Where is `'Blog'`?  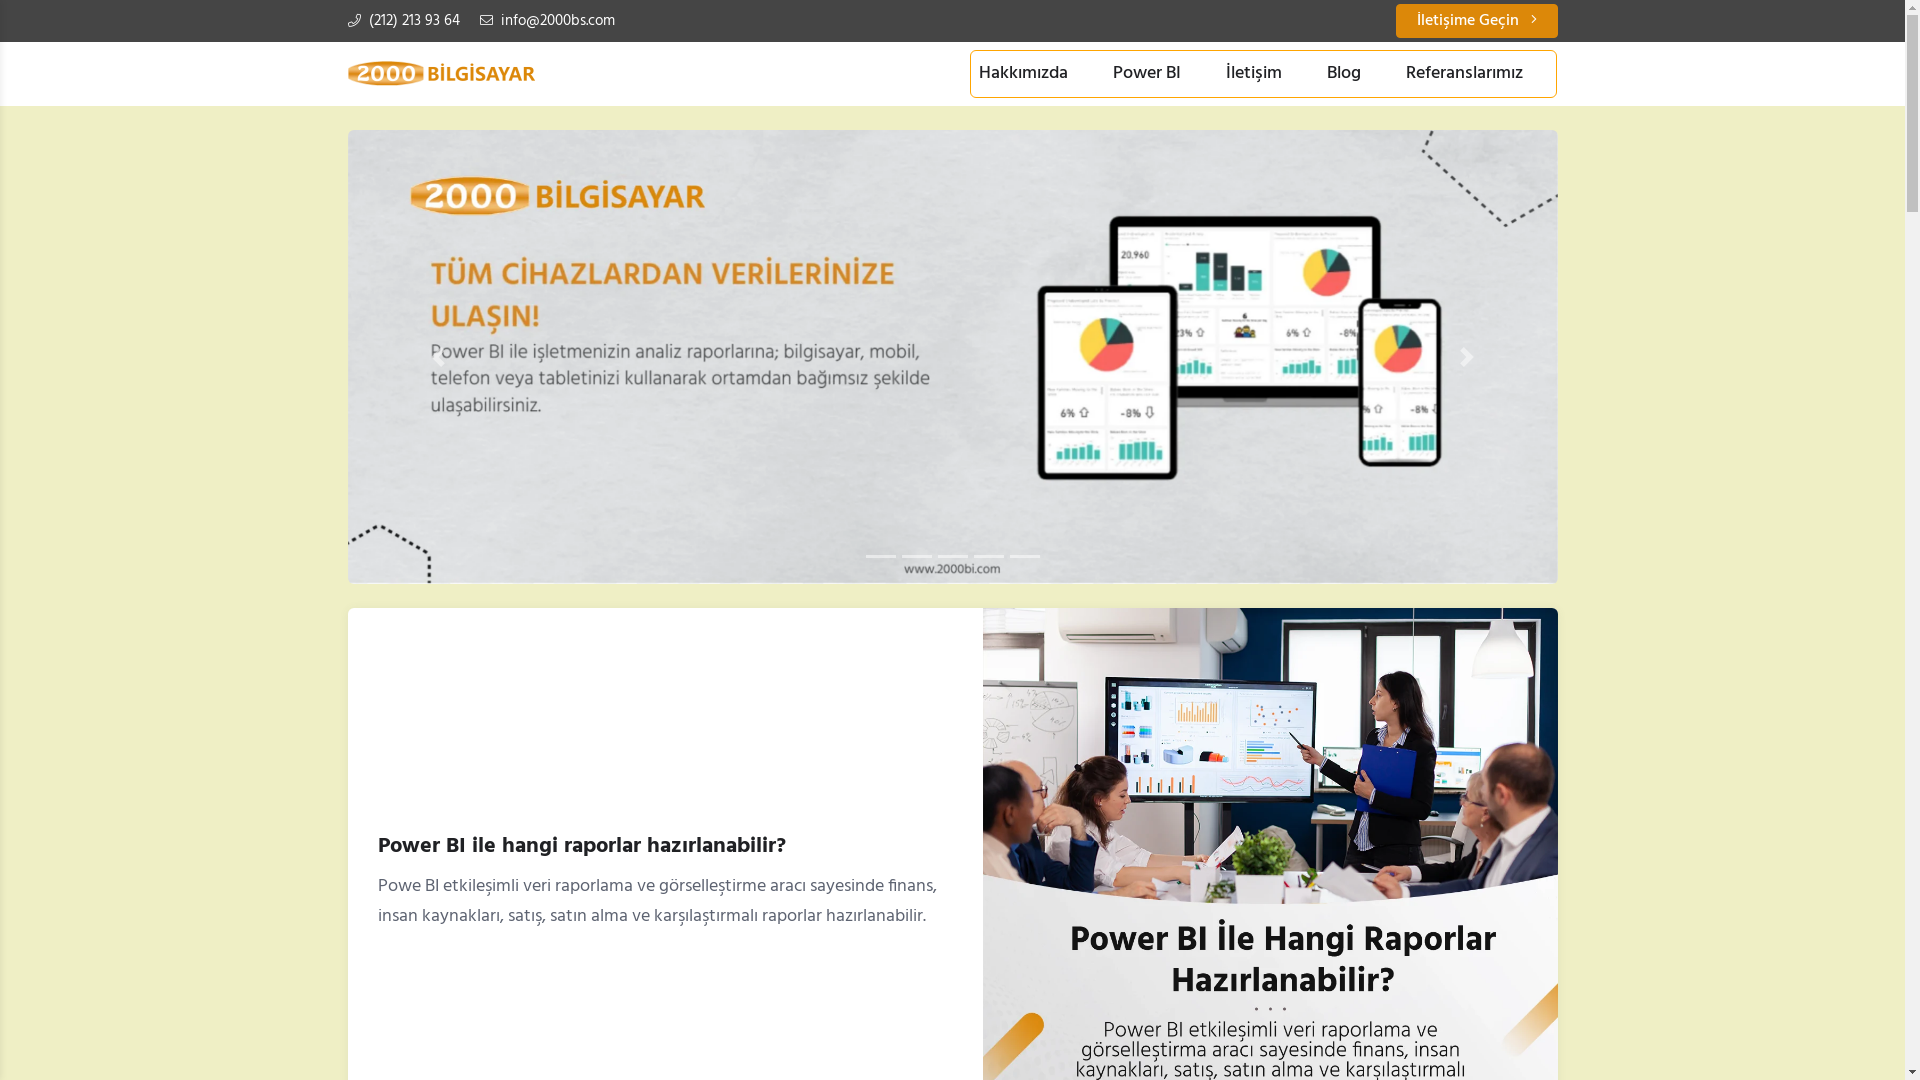
'Blog' is located at coordinates (1344, 72).